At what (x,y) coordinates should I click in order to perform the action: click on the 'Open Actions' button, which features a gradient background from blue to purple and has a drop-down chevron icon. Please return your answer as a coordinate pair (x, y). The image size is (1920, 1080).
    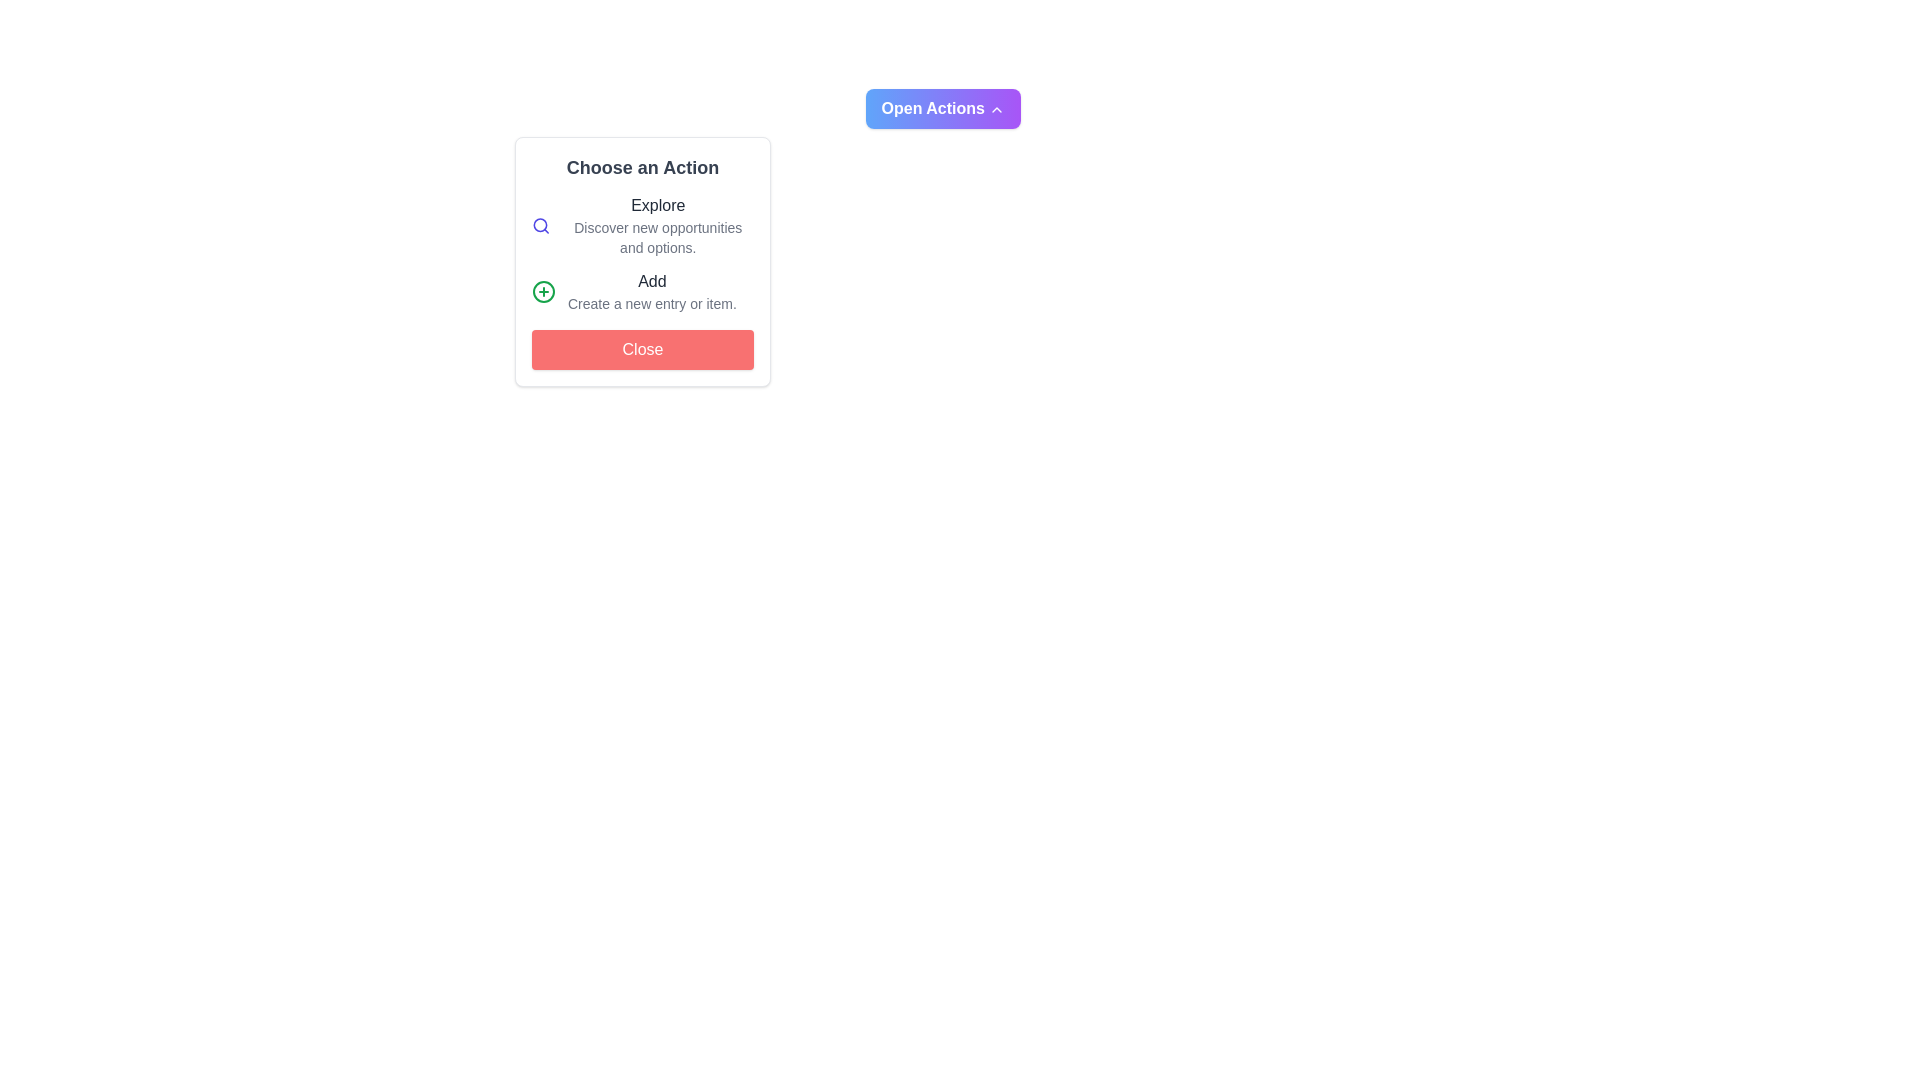
    Looking at the image, I should click on (942, 108).